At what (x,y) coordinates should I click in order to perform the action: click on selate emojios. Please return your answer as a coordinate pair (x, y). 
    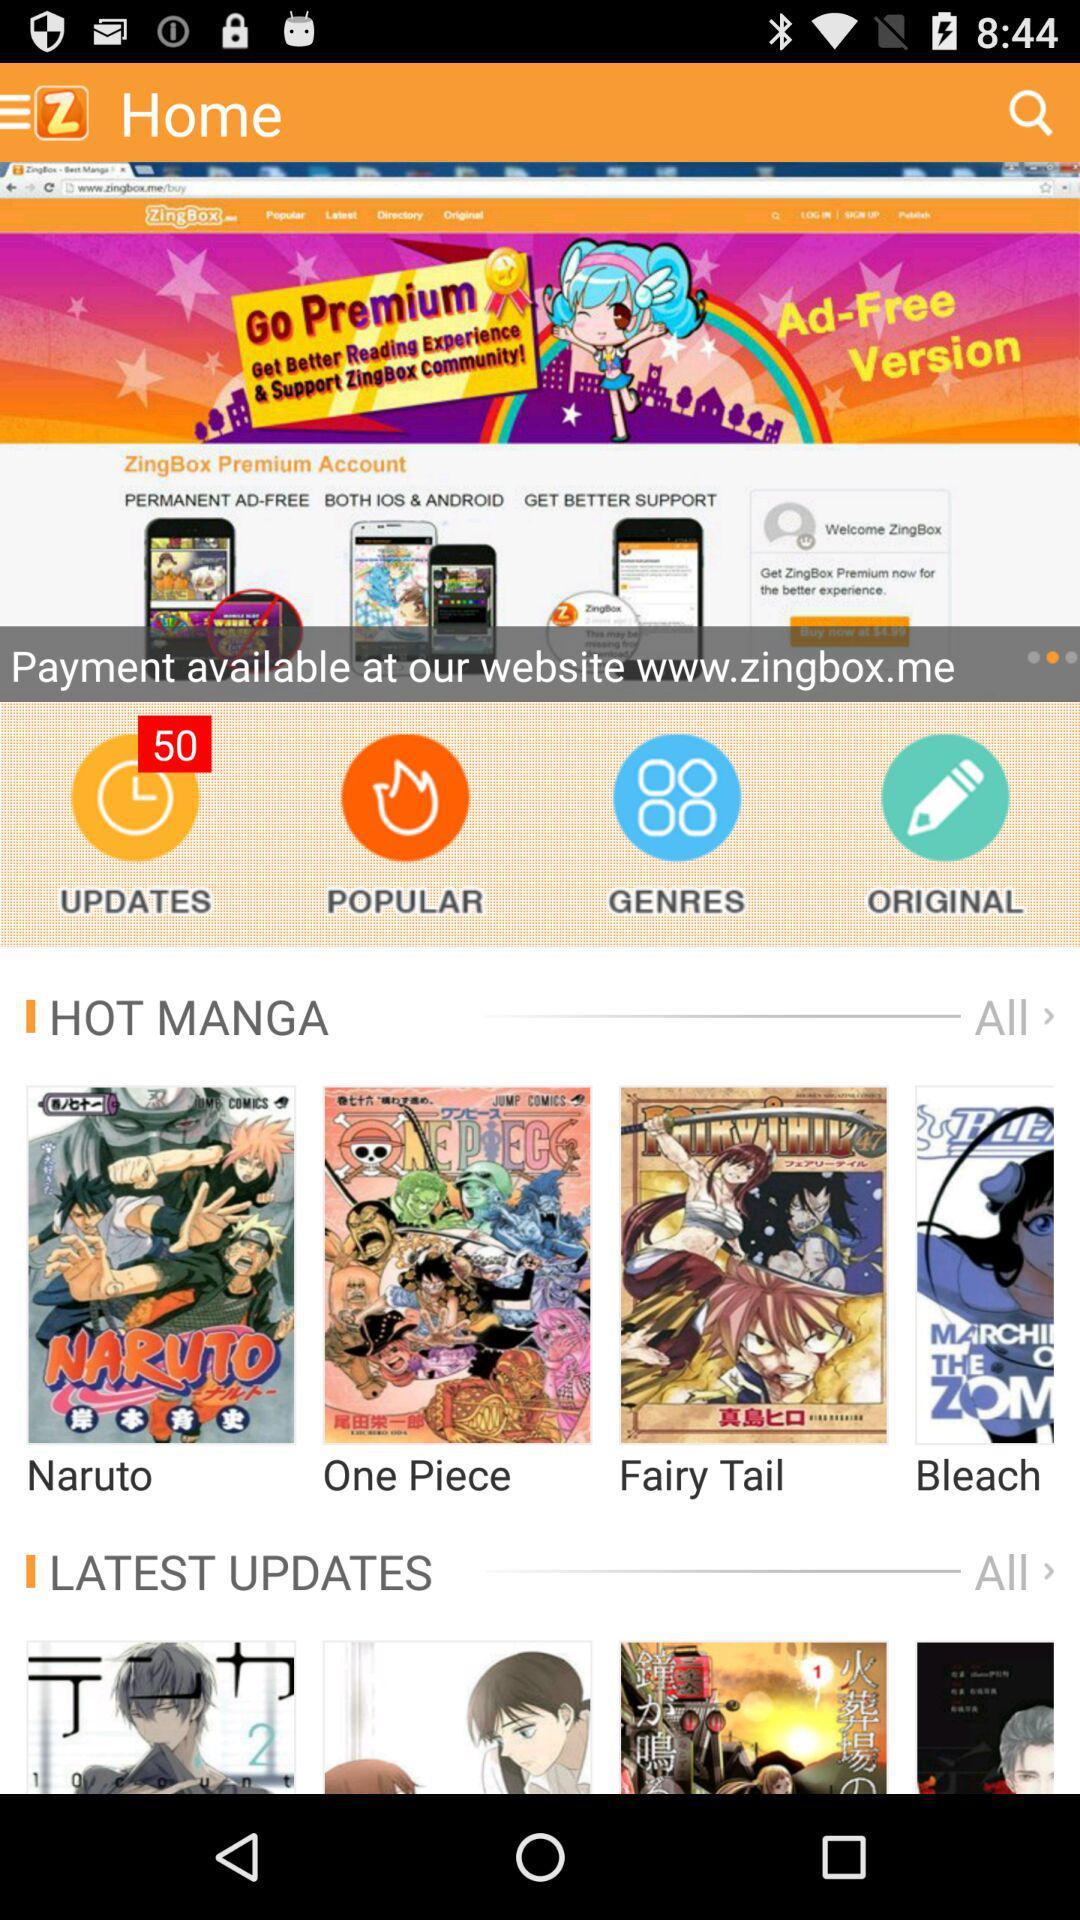
    Looking at the image, I should click on (457, 1264).